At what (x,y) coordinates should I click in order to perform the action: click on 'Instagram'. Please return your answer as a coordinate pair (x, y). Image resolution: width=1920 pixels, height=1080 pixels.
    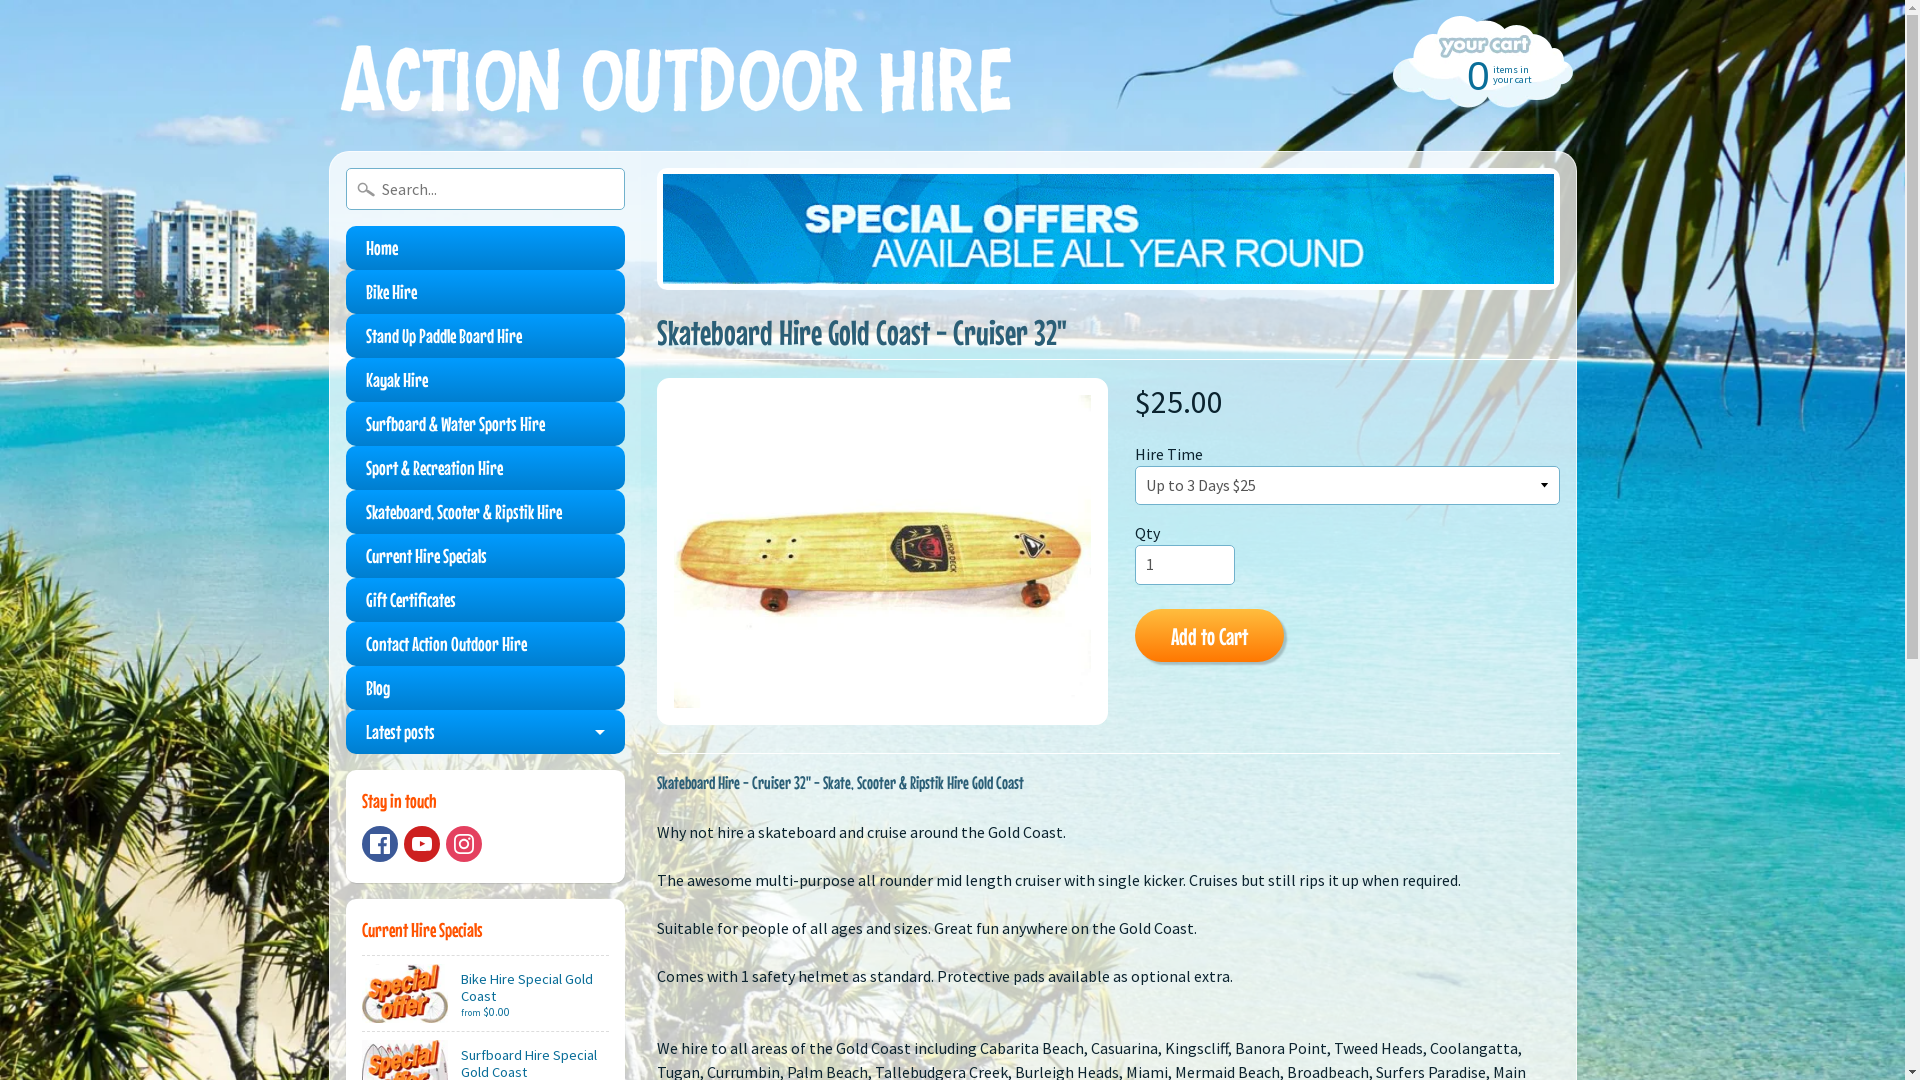
    Looking at the image, I should click on (463, 844).